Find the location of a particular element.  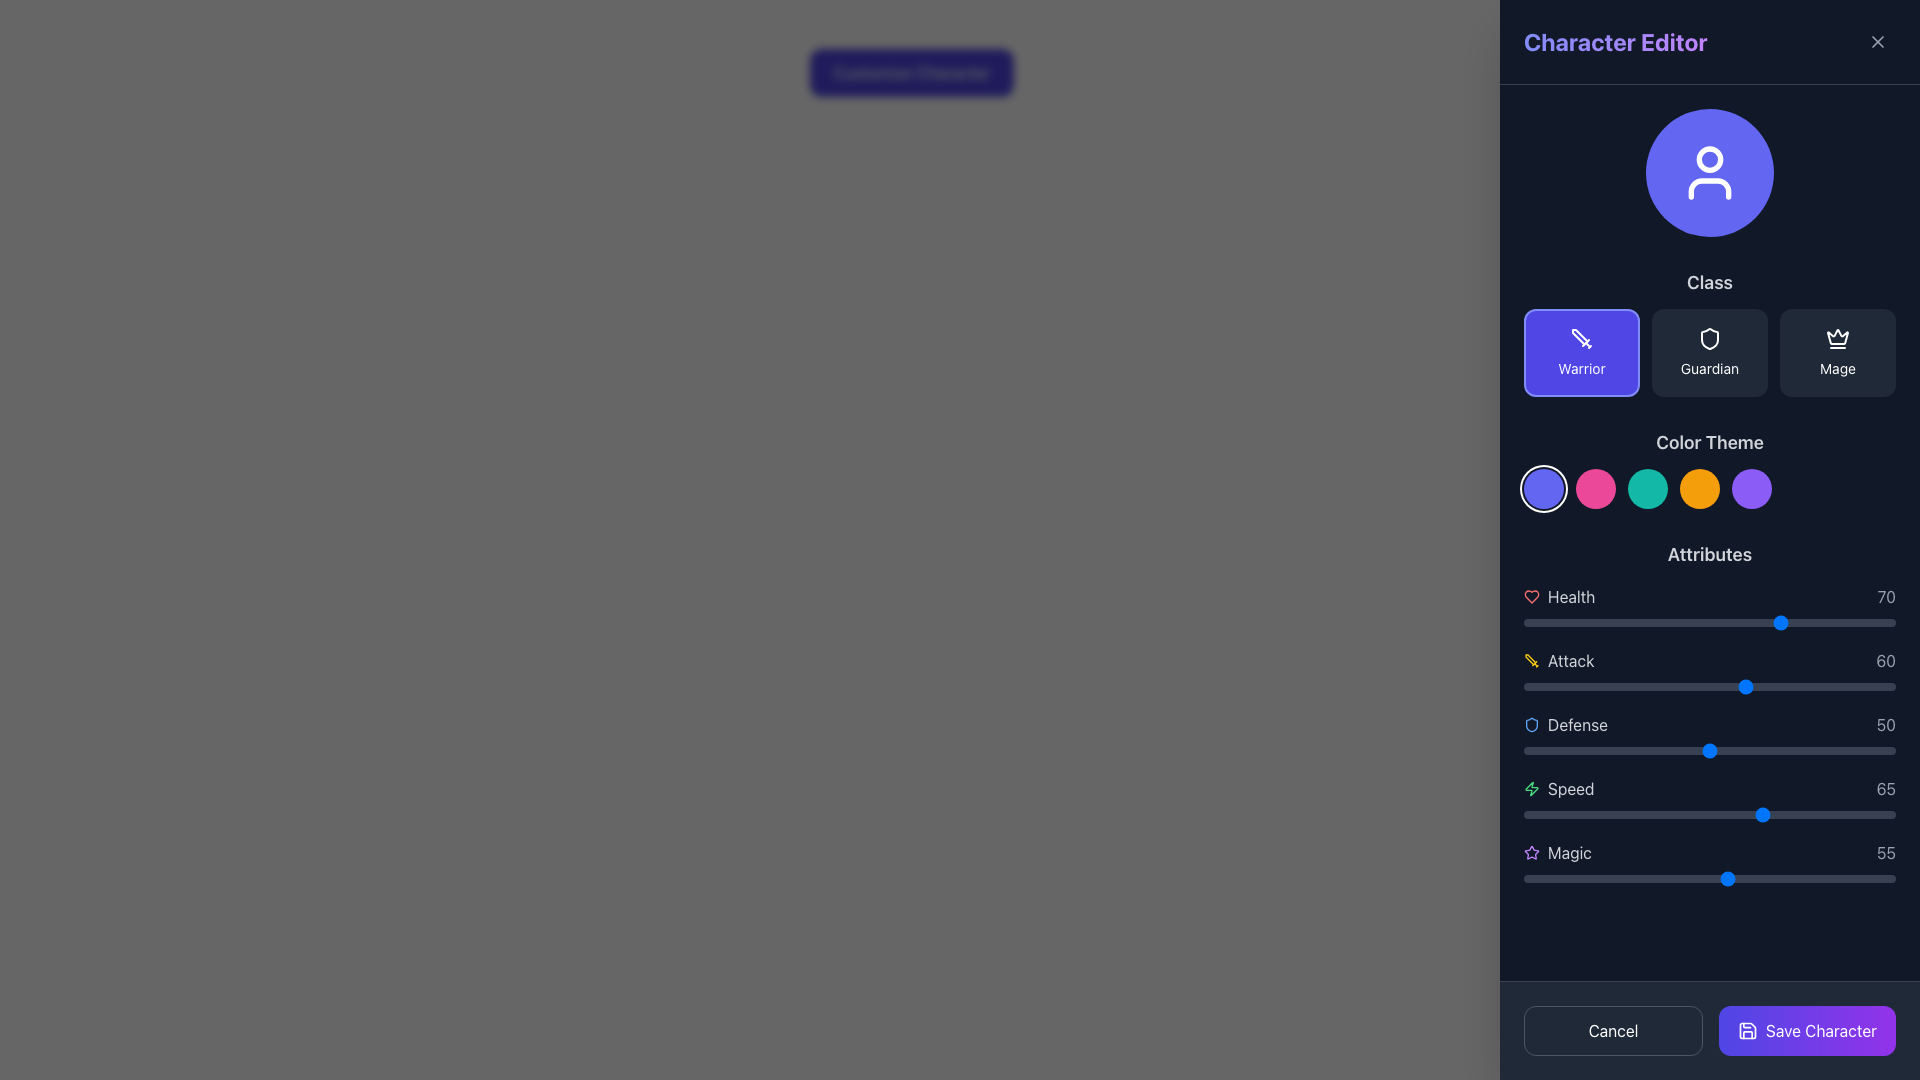

the 'Attack' slider, which is a horizontal slider labeled with a sword icon on the left and '60' on the right is located at coordinates (1708, 672).